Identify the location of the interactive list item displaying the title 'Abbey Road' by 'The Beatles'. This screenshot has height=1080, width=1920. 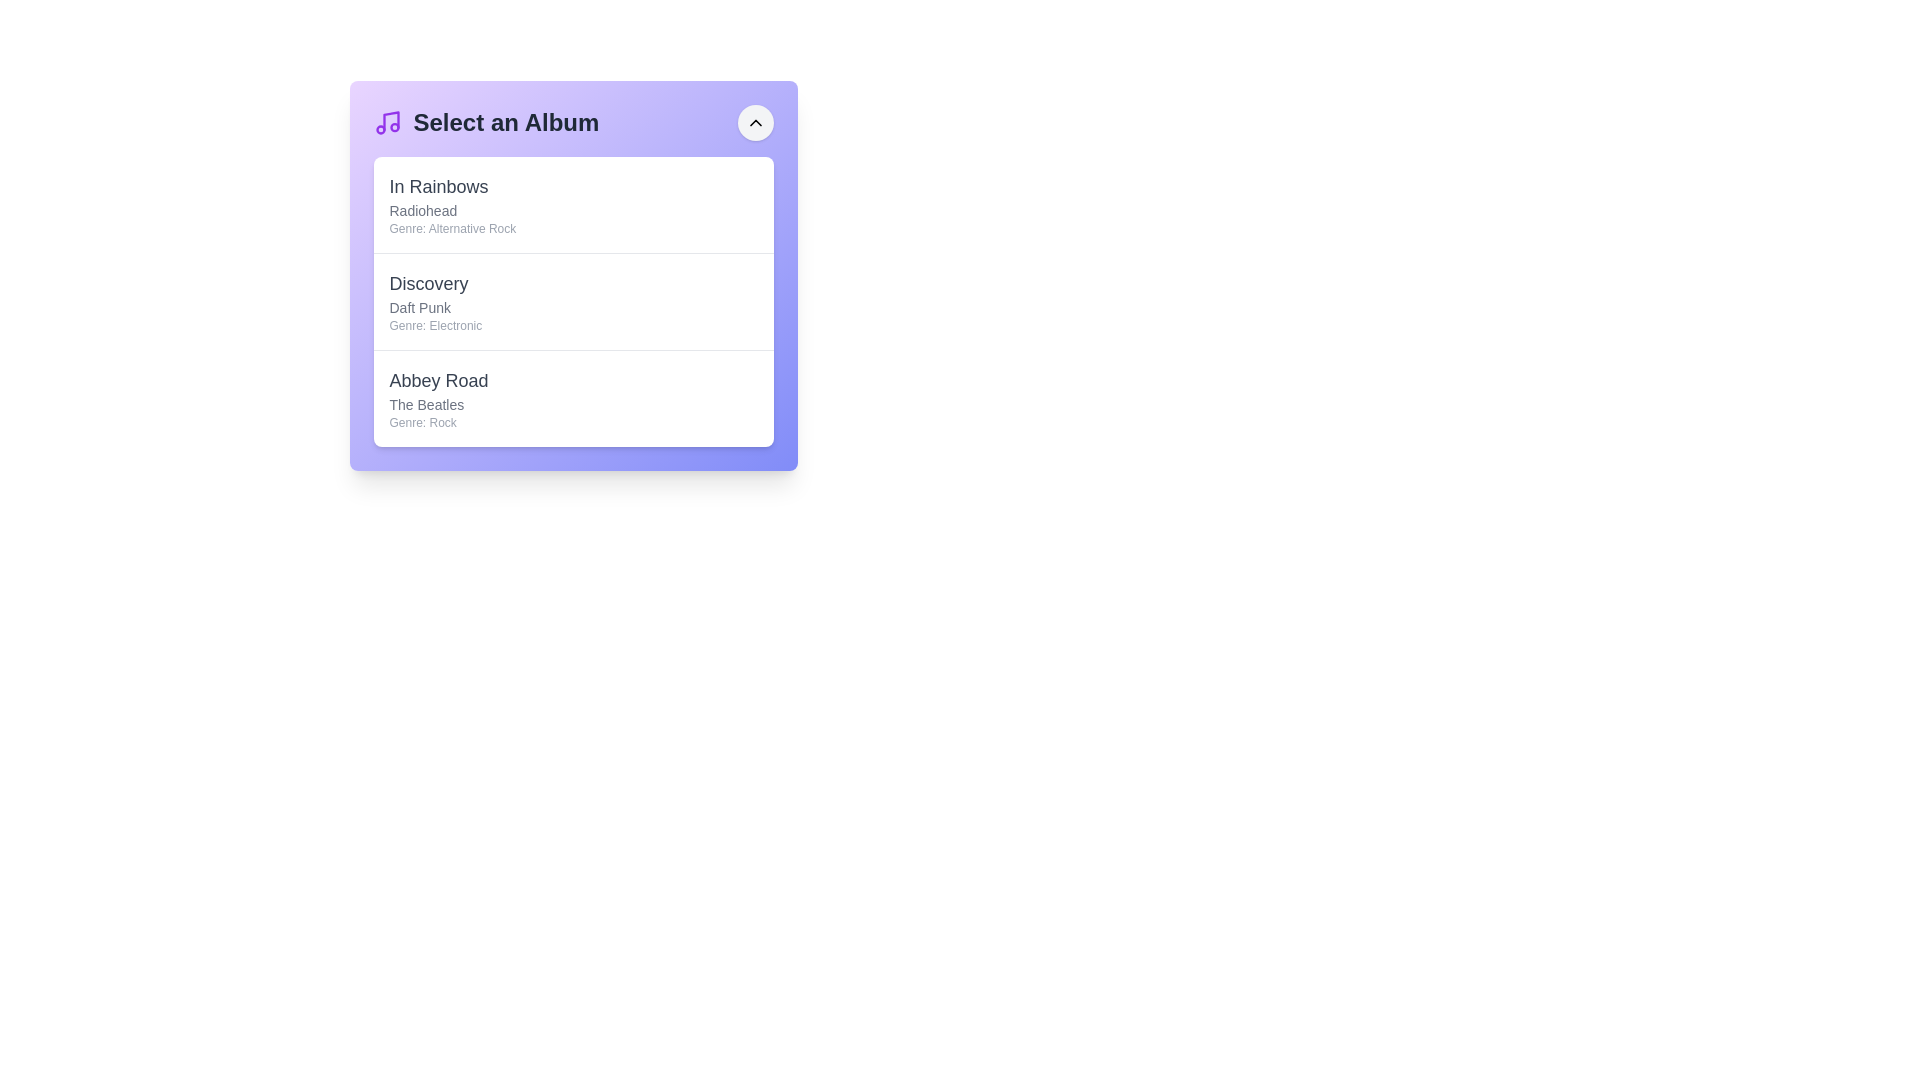
(572, 398).